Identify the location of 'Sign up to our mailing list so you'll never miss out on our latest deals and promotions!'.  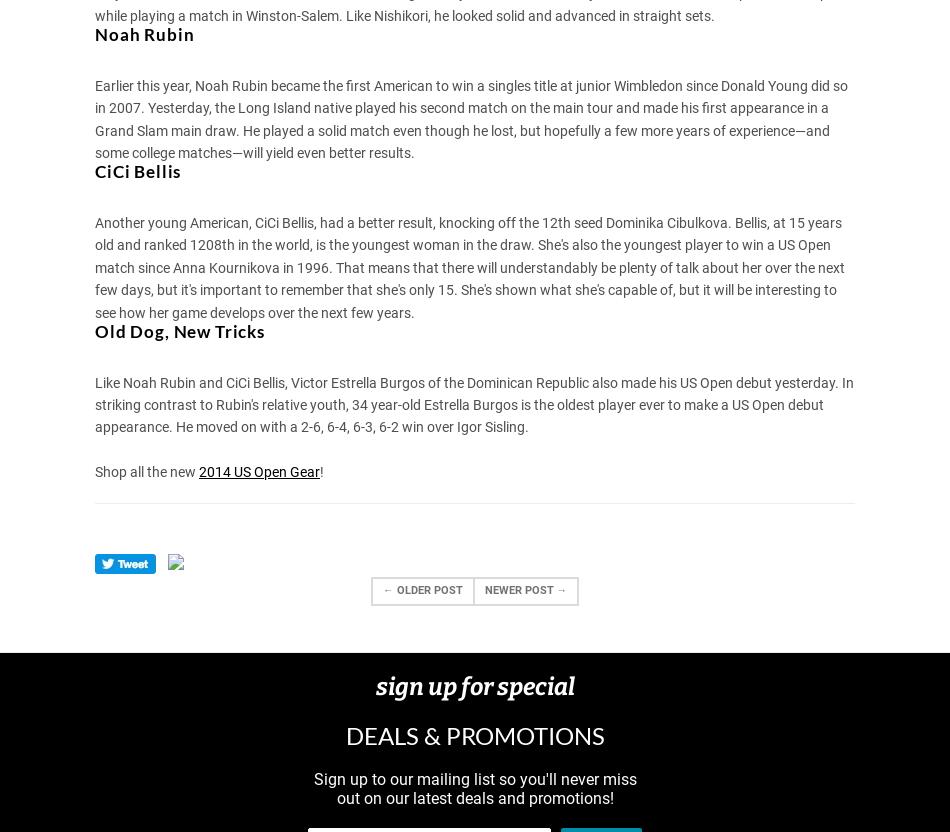
(473, 787).